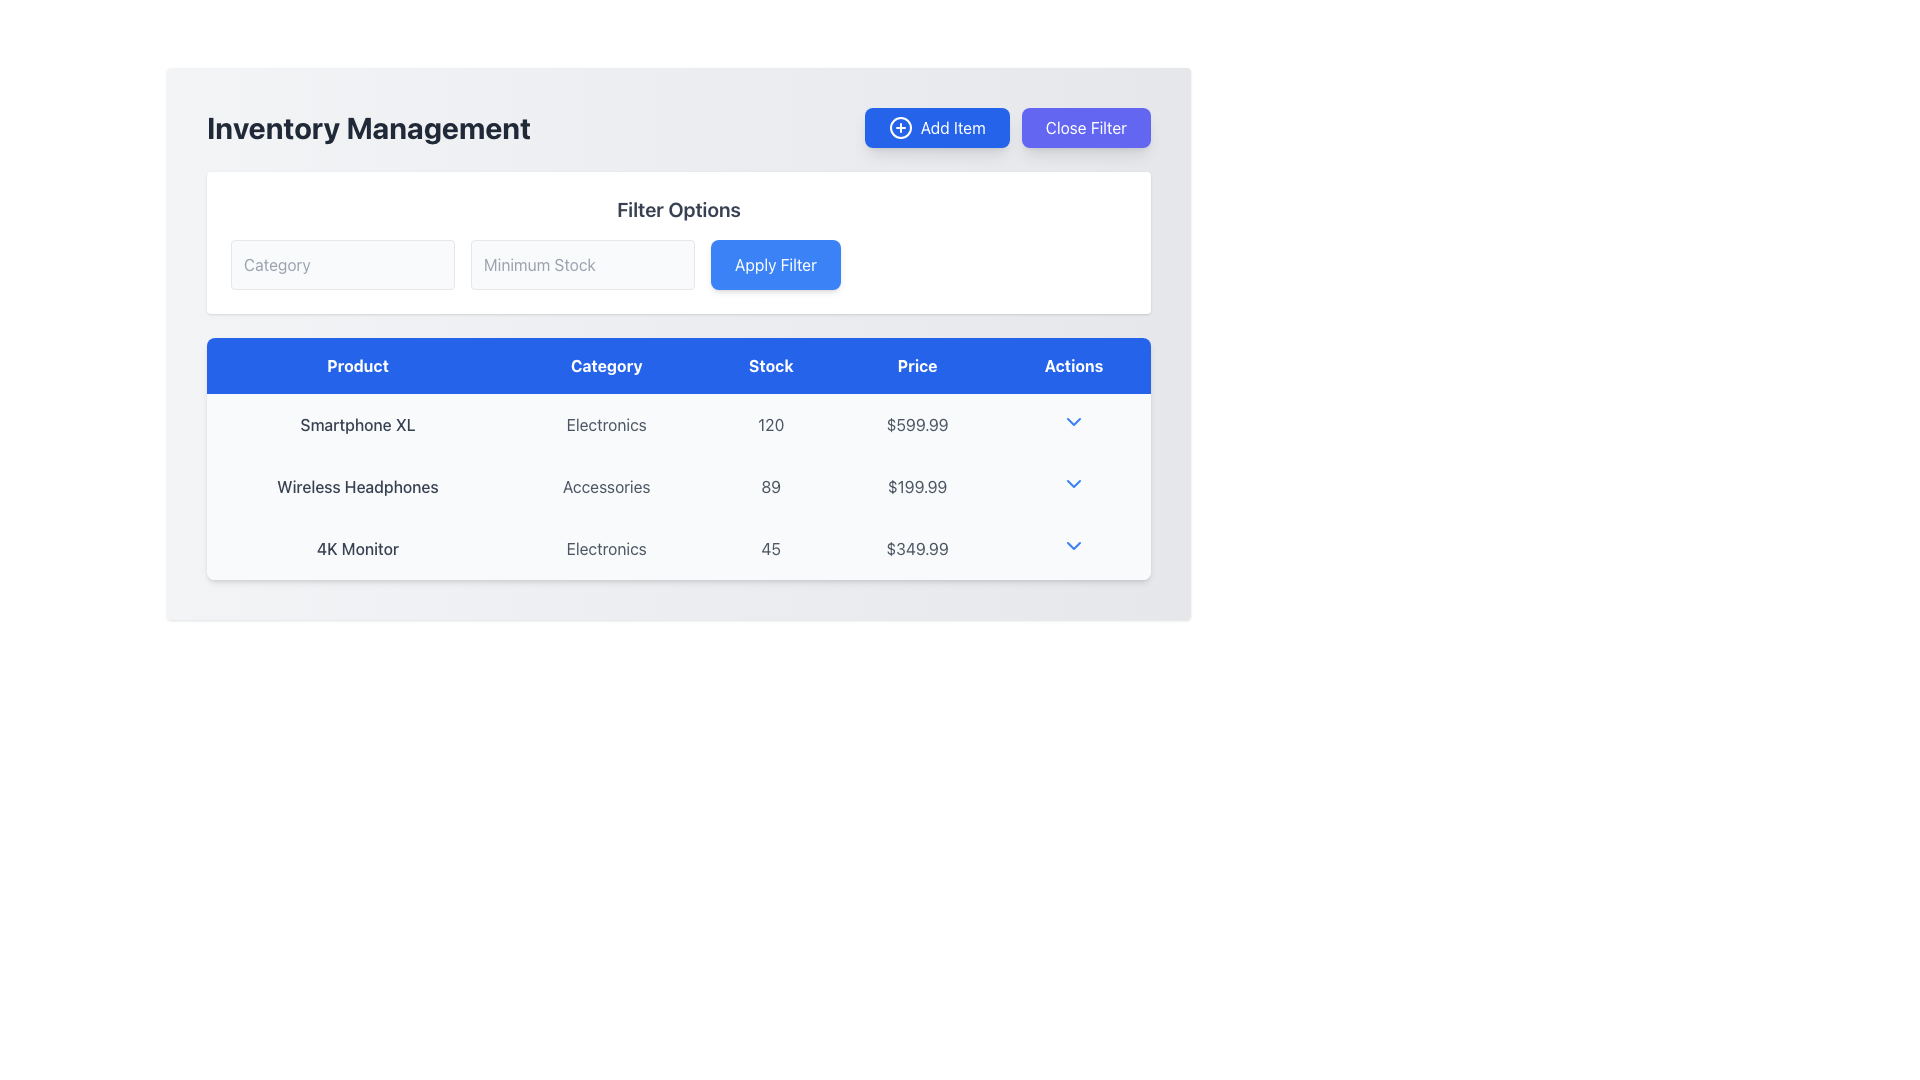 This screenshot has width=1920, height=1080. What do you see at coordinates (1073, 483) in the screenshot?
I see `the blue downward arrow icon resembling a chevron in the 'Actions' column of the second row of the data table for the 'Wireless Headphones' product` at bounding box center [1073, 483].